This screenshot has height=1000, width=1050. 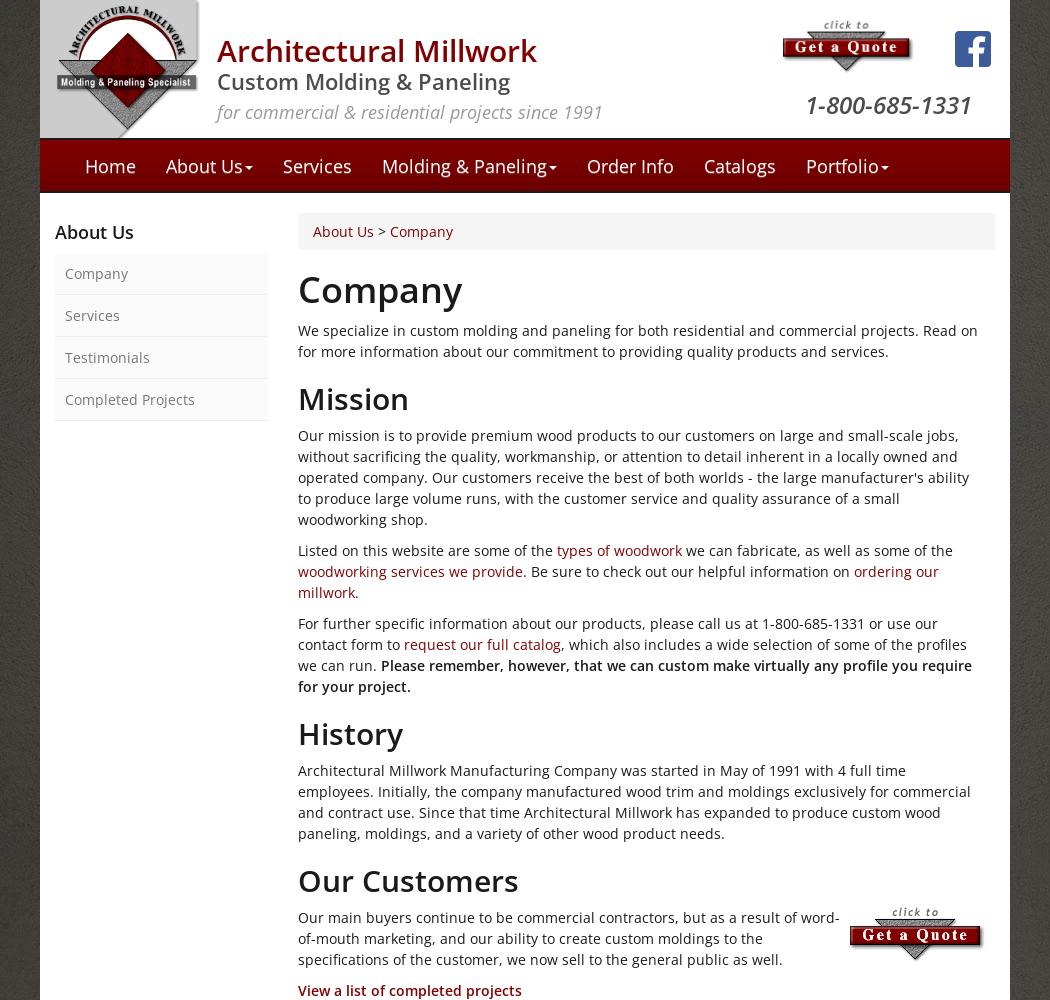 What do you see at coordinates (361, 80) in the screenshot?
I see `'Custom Molding & Paneling'` at bounding box center [361, 80].